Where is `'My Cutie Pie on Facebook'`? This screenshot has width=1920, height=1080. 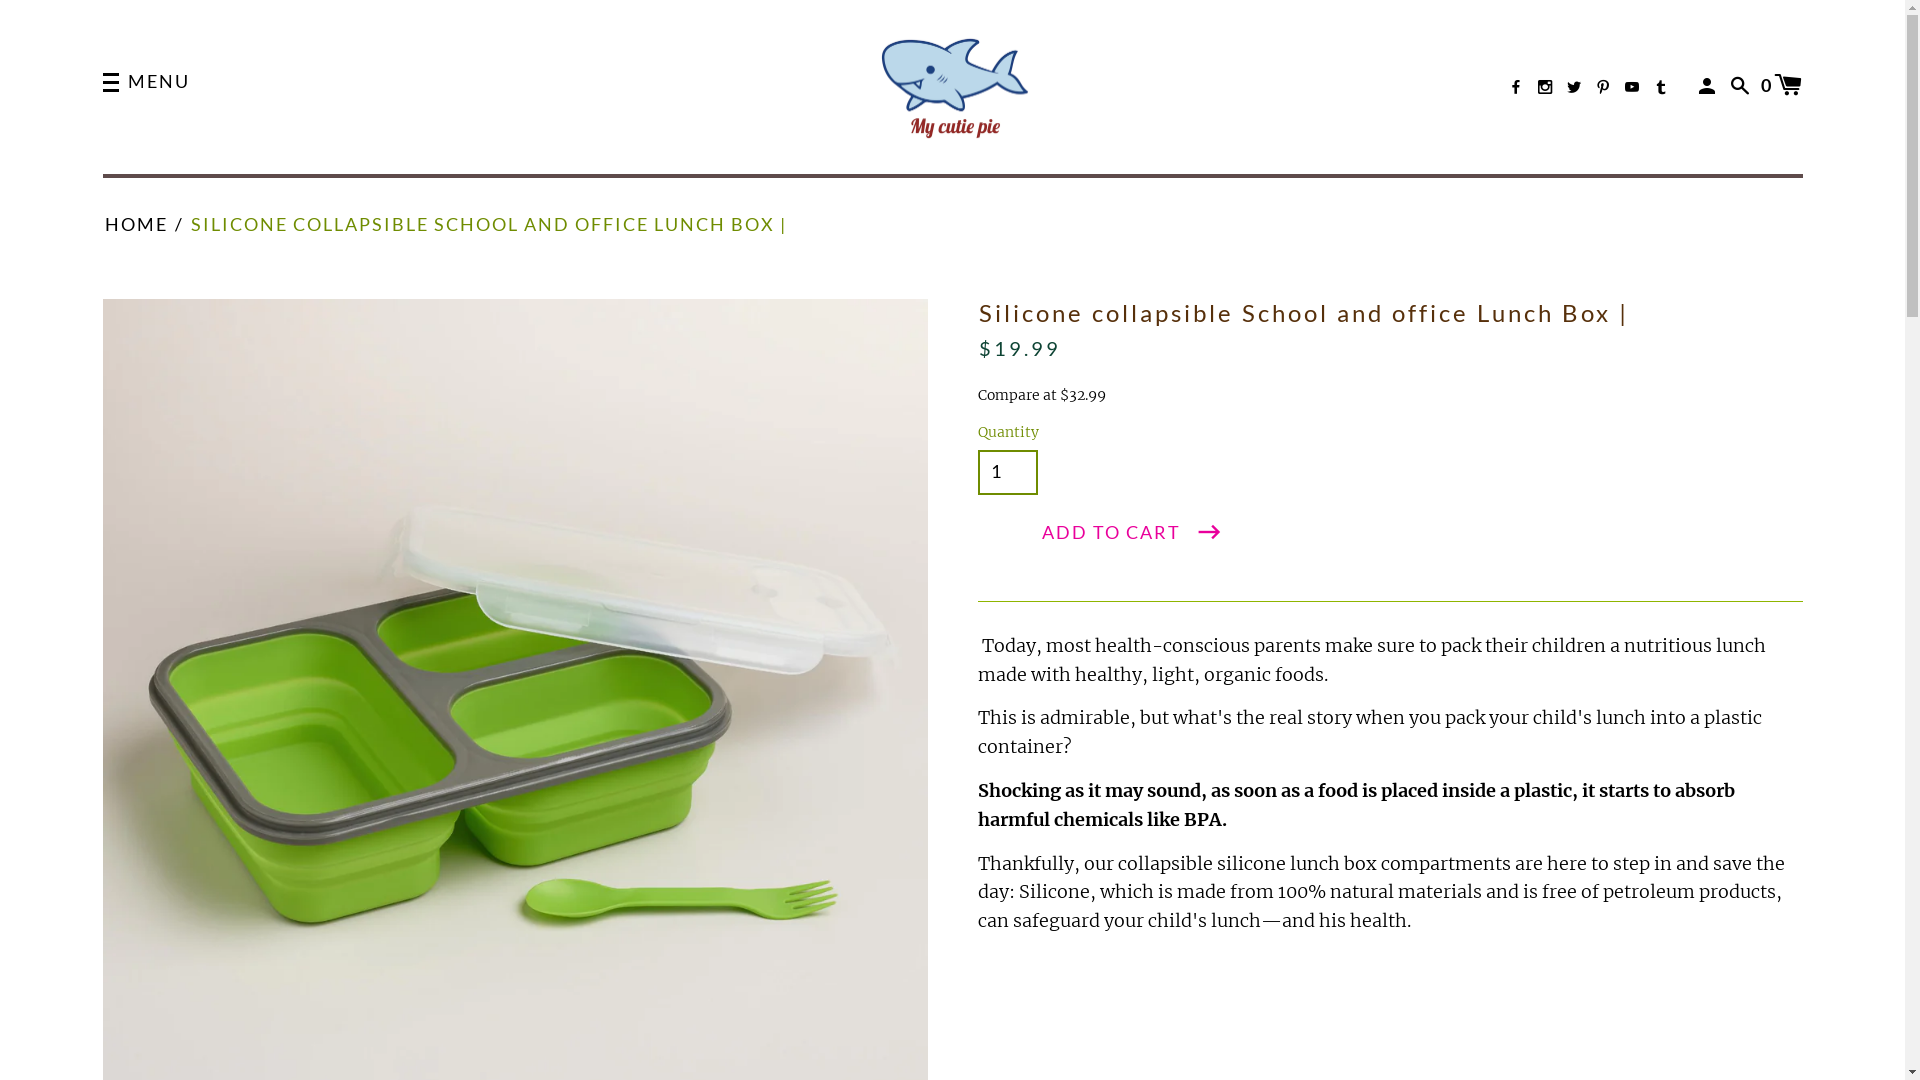
'My Cutie Pie on Facebook' is located at coordinates (1516, 86).